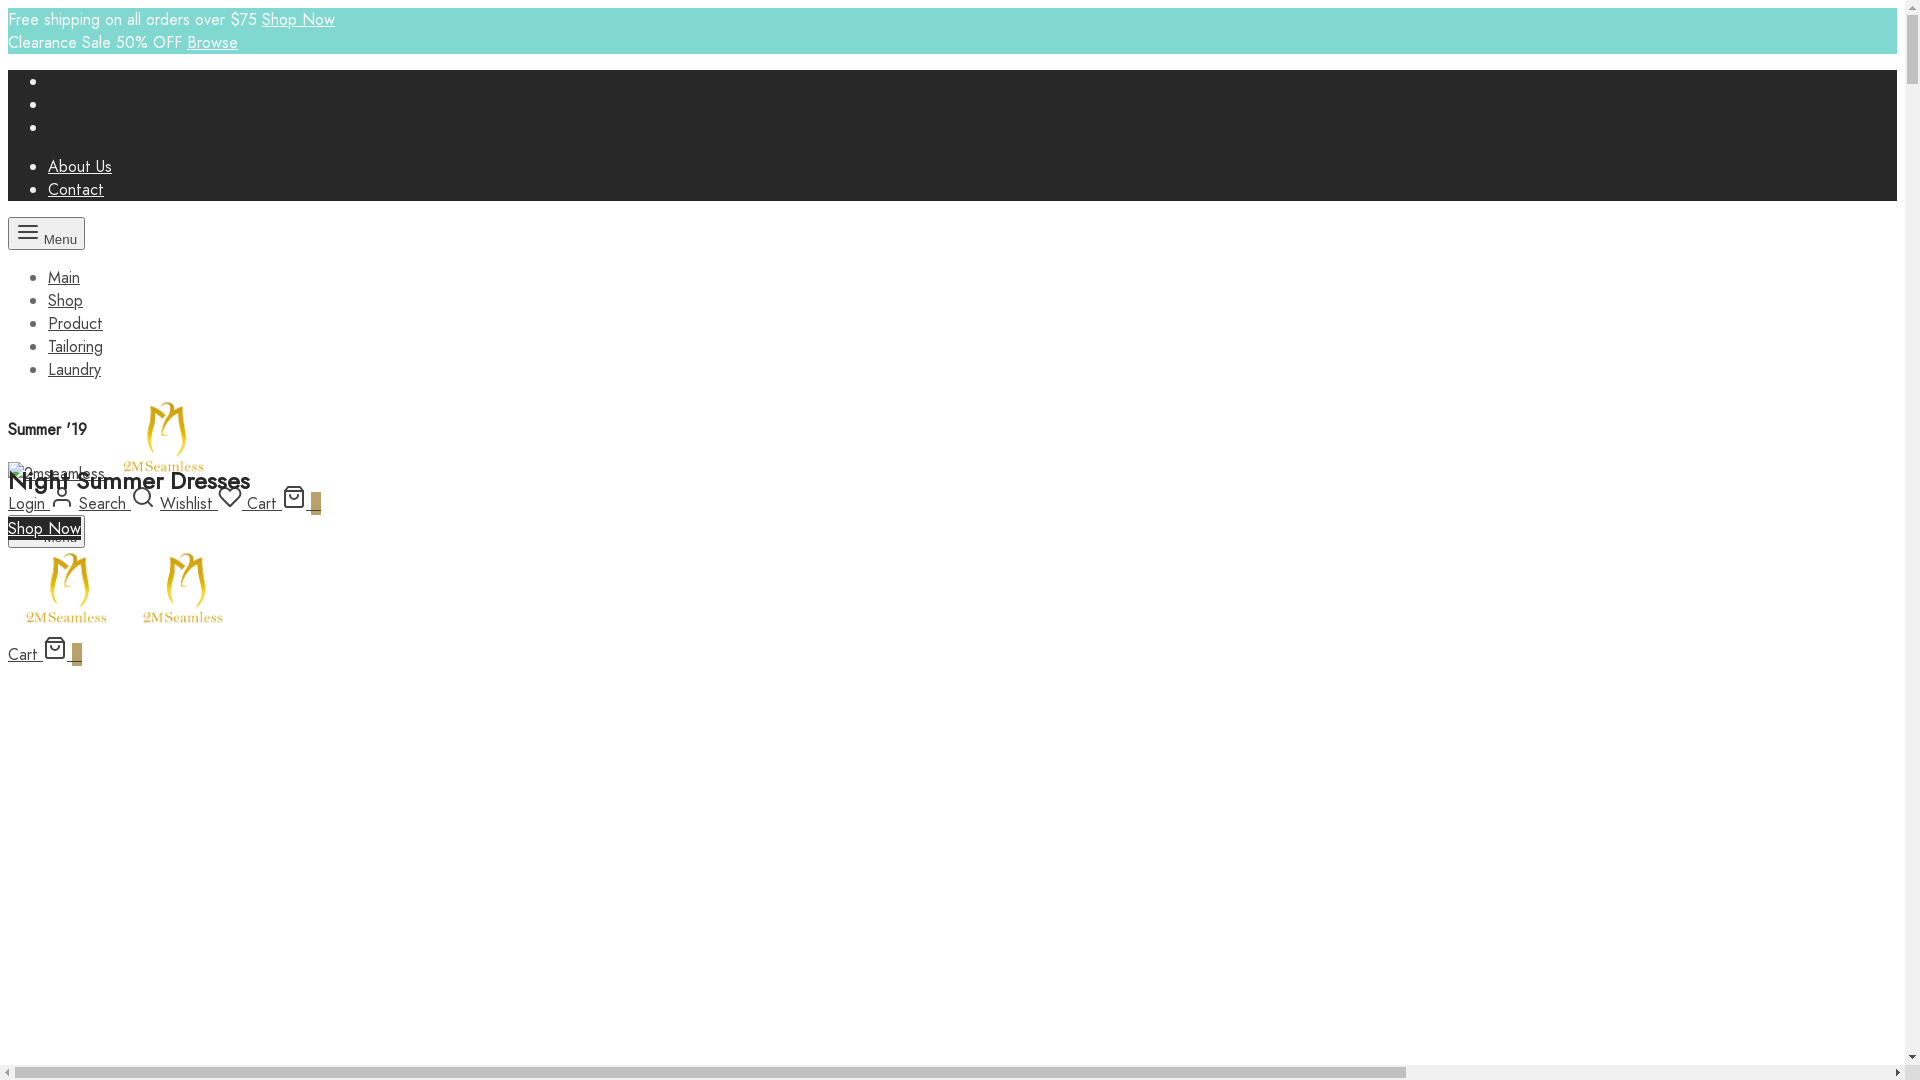  Describe the element at coordinates (48, 345) in the screenshot. I see `'Tailoring'` at that location.